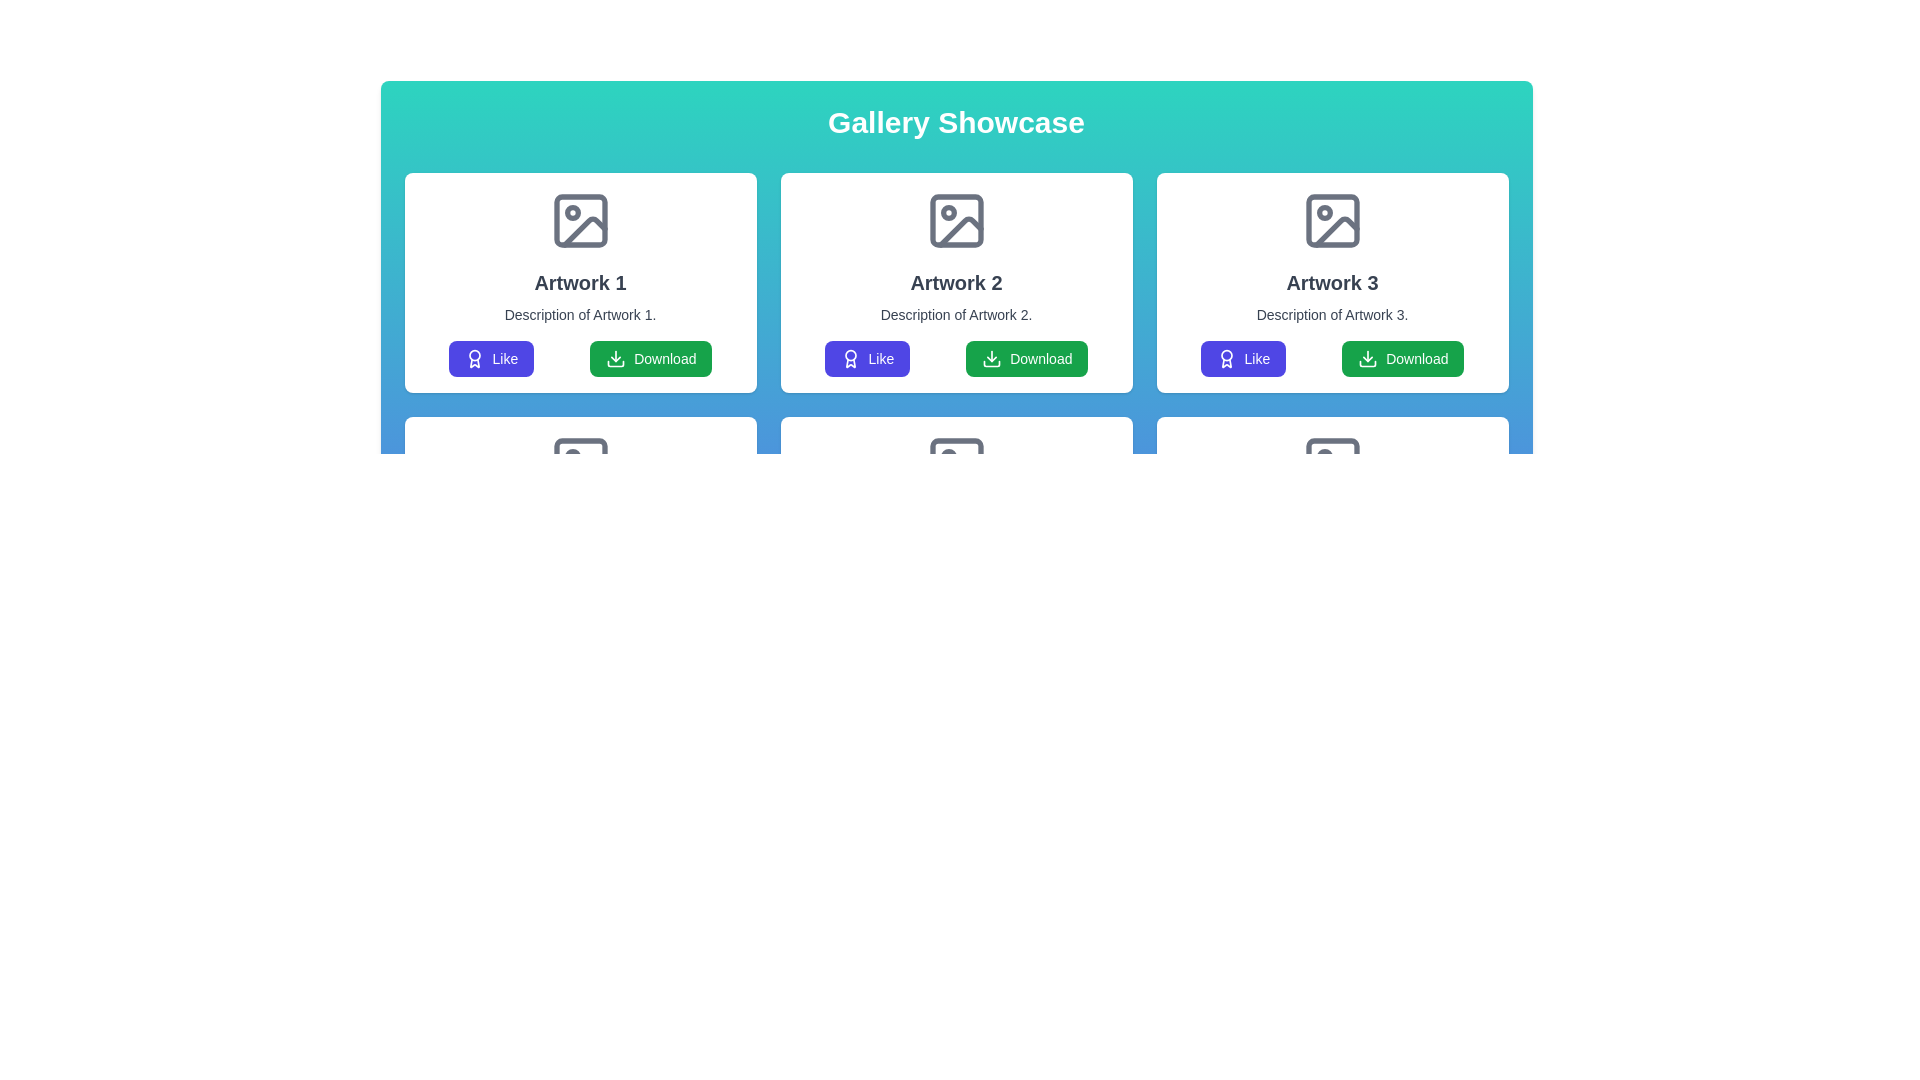 This screenshot has width=1920, height=1080. Describe the element at coordinates (1332, 220) in the screenshot. I see `the small gray decorative rectangle with rounded corners located in the top-right image labeled 'Artwork 3', positioned inside the image frame next to a circular icon` at that location.